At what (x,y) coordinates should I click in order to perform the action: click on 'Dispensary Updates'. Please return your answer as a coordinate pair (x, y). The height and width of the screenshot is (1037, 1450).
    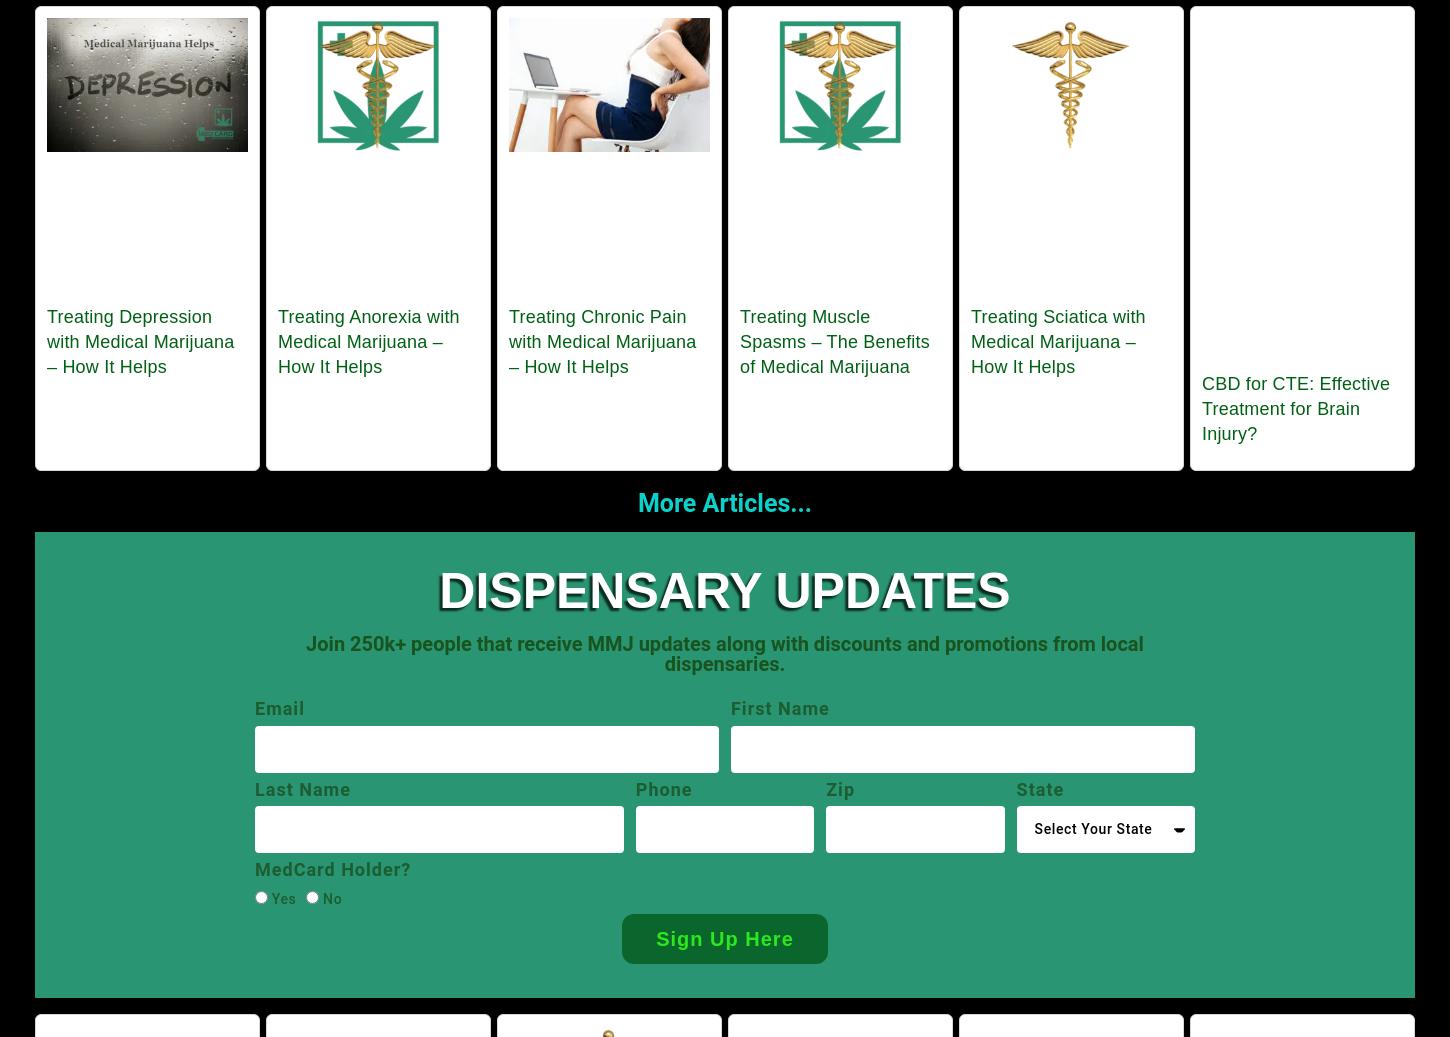
    Looking at the image, I should click on (723, 590).